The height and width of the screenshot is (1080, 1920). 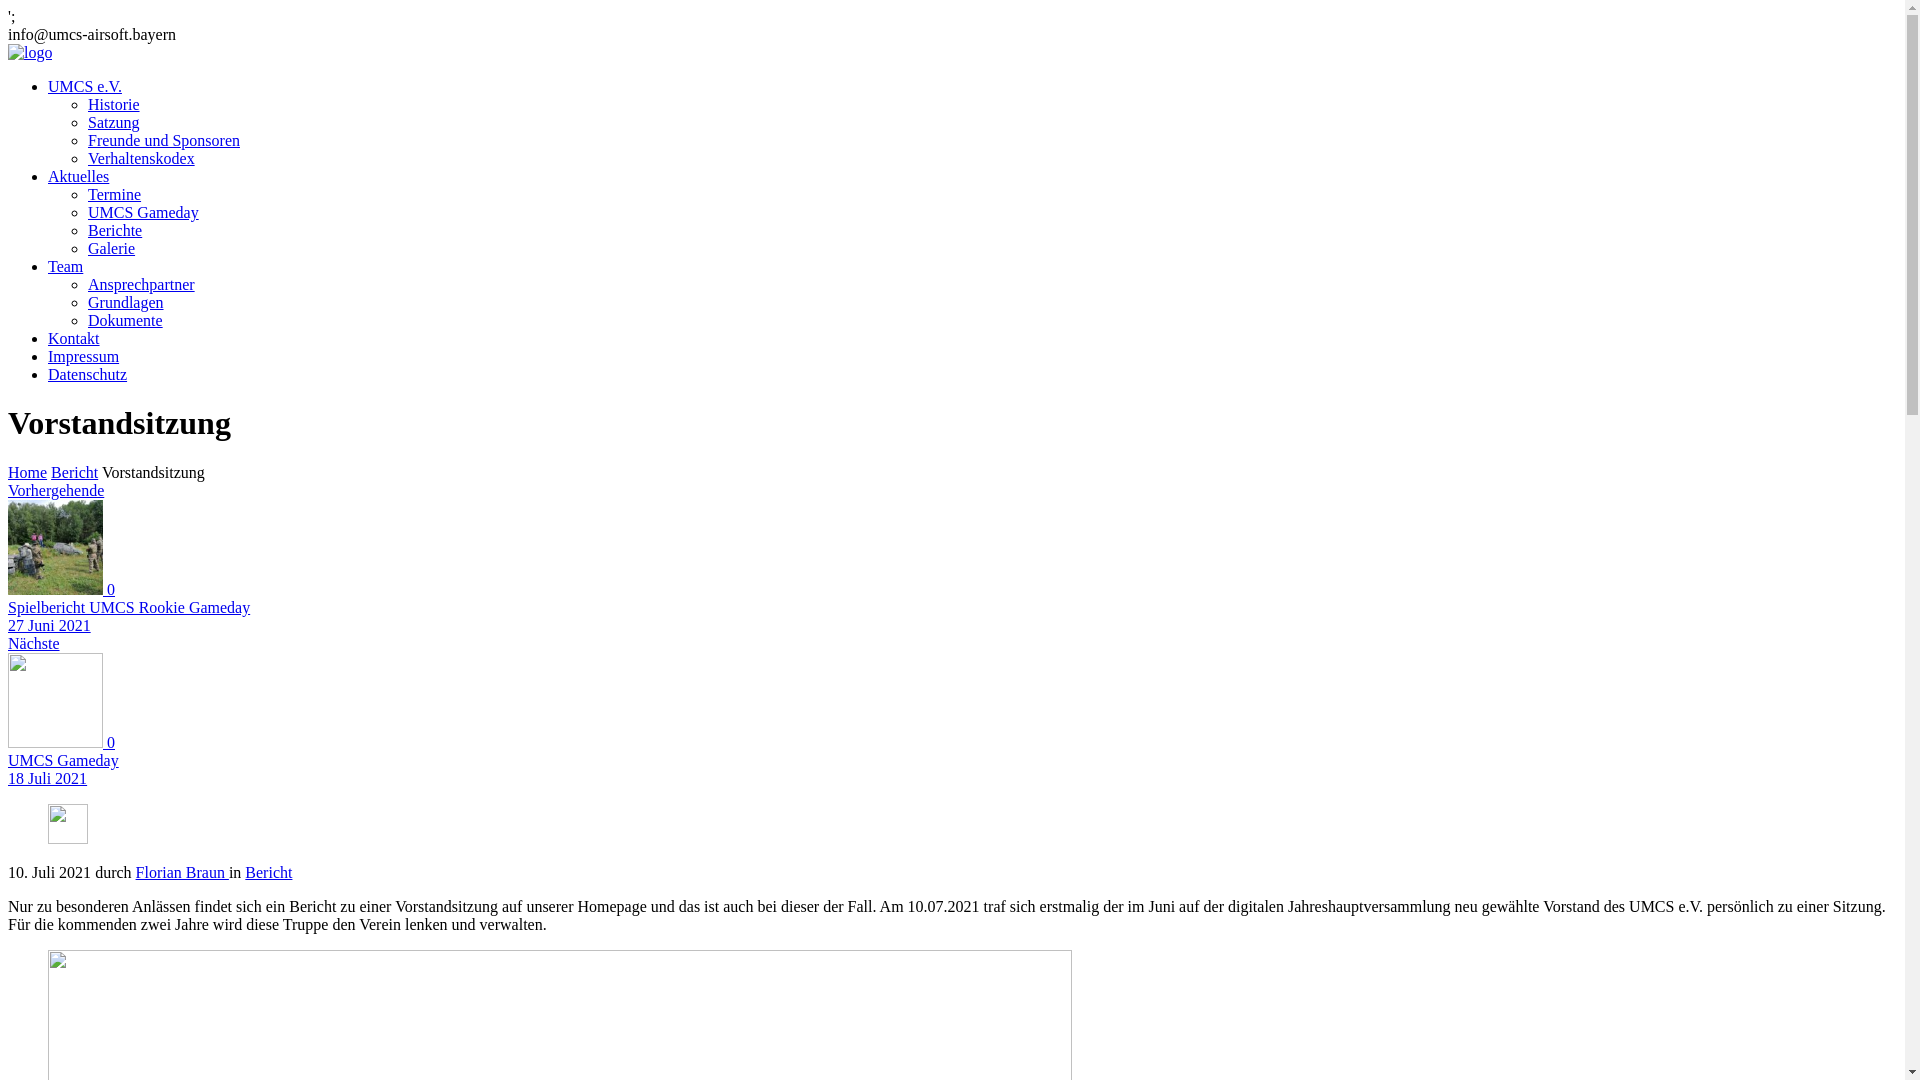 I want to click on 'Kontakt', so click(x=73, y=337).